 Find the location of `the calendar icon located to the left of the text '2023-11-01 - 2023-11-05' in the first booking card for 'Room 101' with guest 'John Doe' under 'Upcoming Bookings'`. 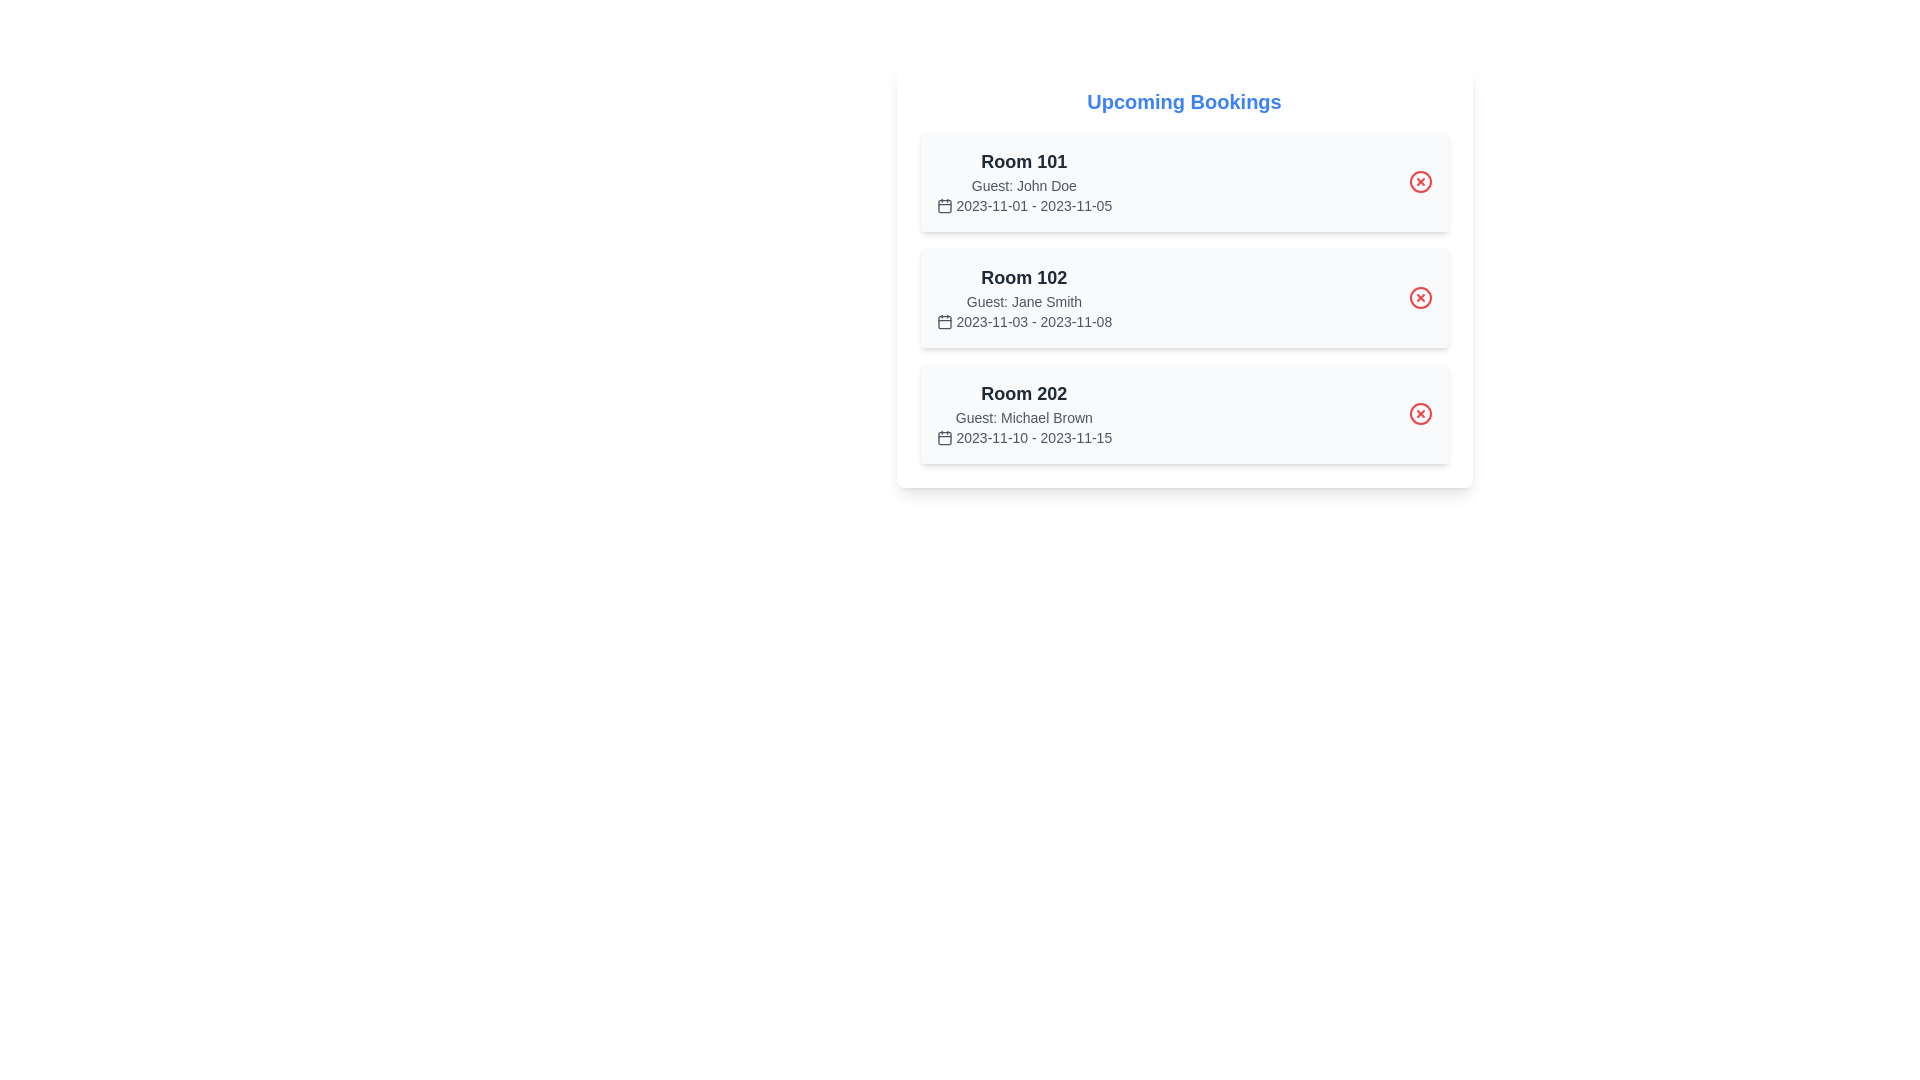

the calendar icon located to the left of the text '2023-11-01 - 2023-11-05' in the first booking card for 'Room 101' with guest 'John Doe' under 'Upcoming Bookings' is located at coordinates (943, 205).